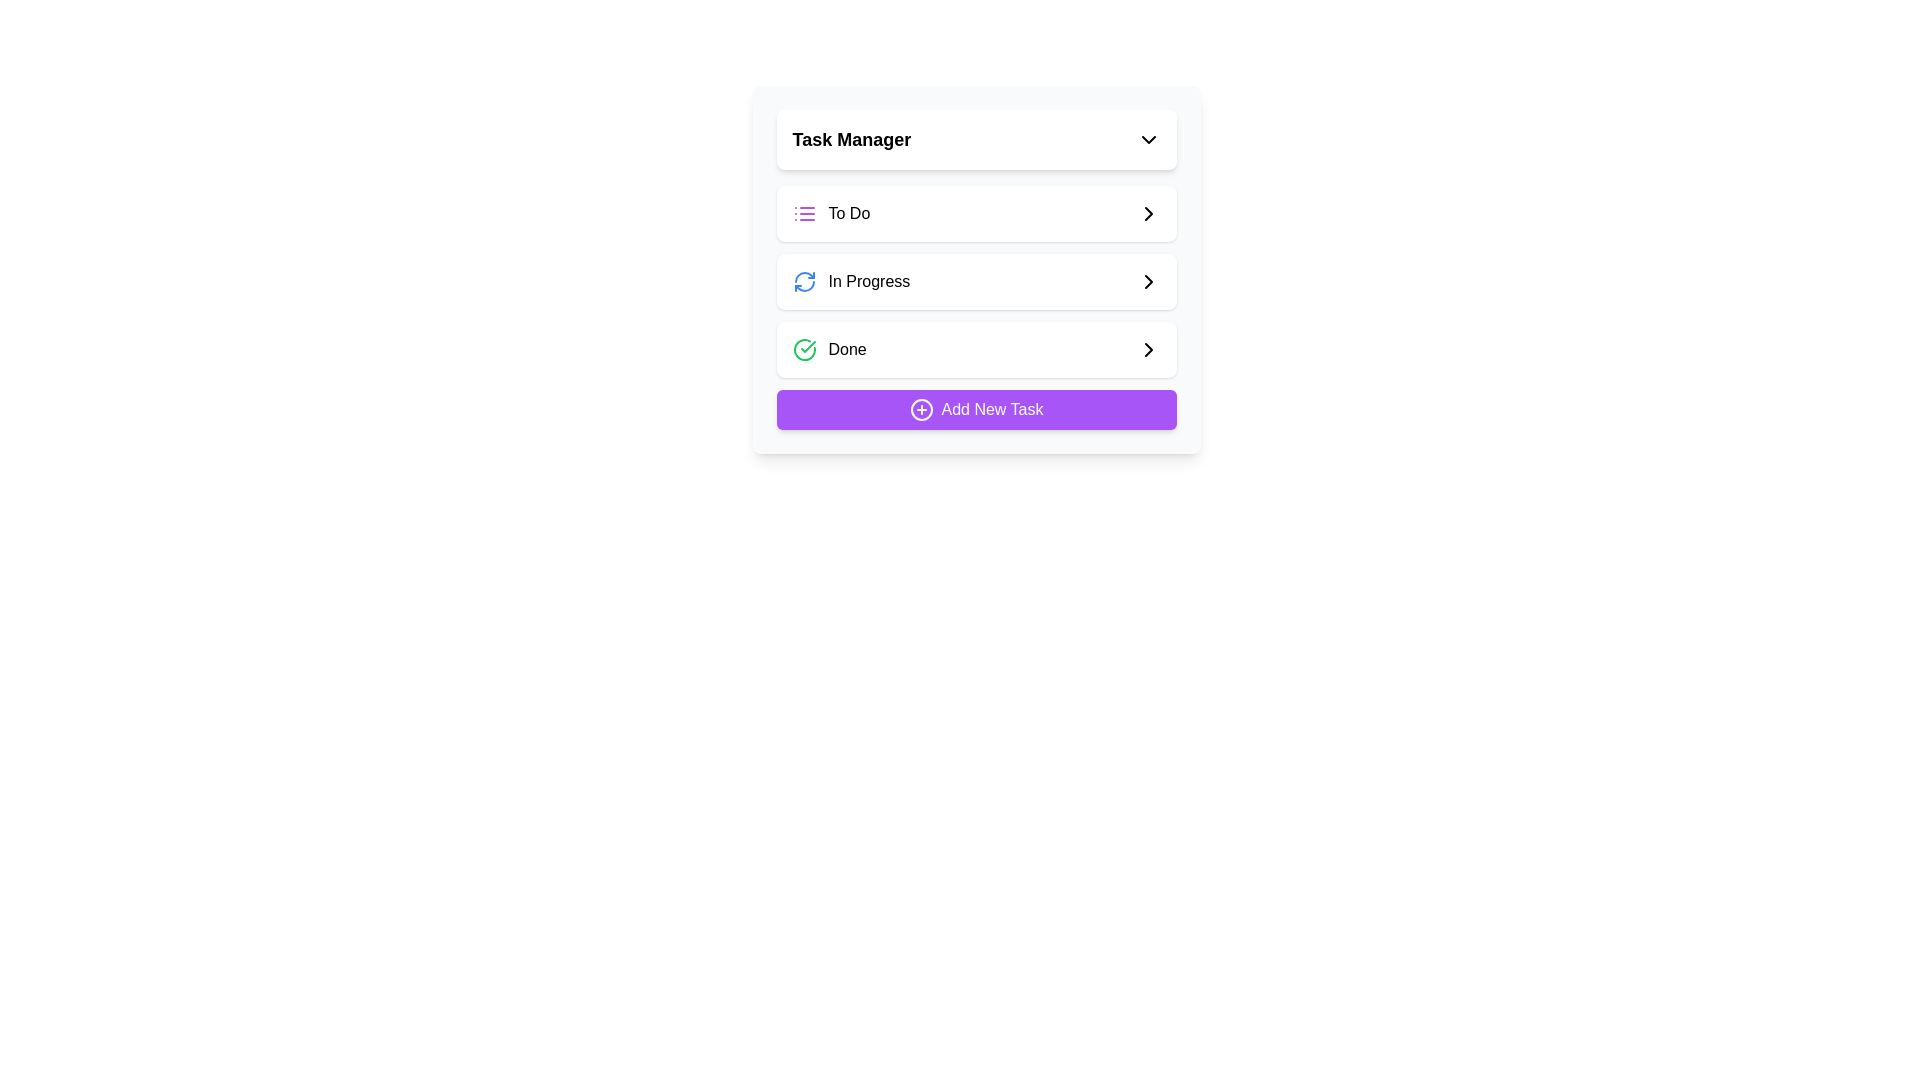 The image size is (1920, 1080). What do you see at coordinates (851, 281) in the screenshot?
I see `text 'In Progress' from the Label with a circular arrow icon located in the Task Manager list, positioned between 'To Do' and 'Done'` at bounding box center [851, 281].